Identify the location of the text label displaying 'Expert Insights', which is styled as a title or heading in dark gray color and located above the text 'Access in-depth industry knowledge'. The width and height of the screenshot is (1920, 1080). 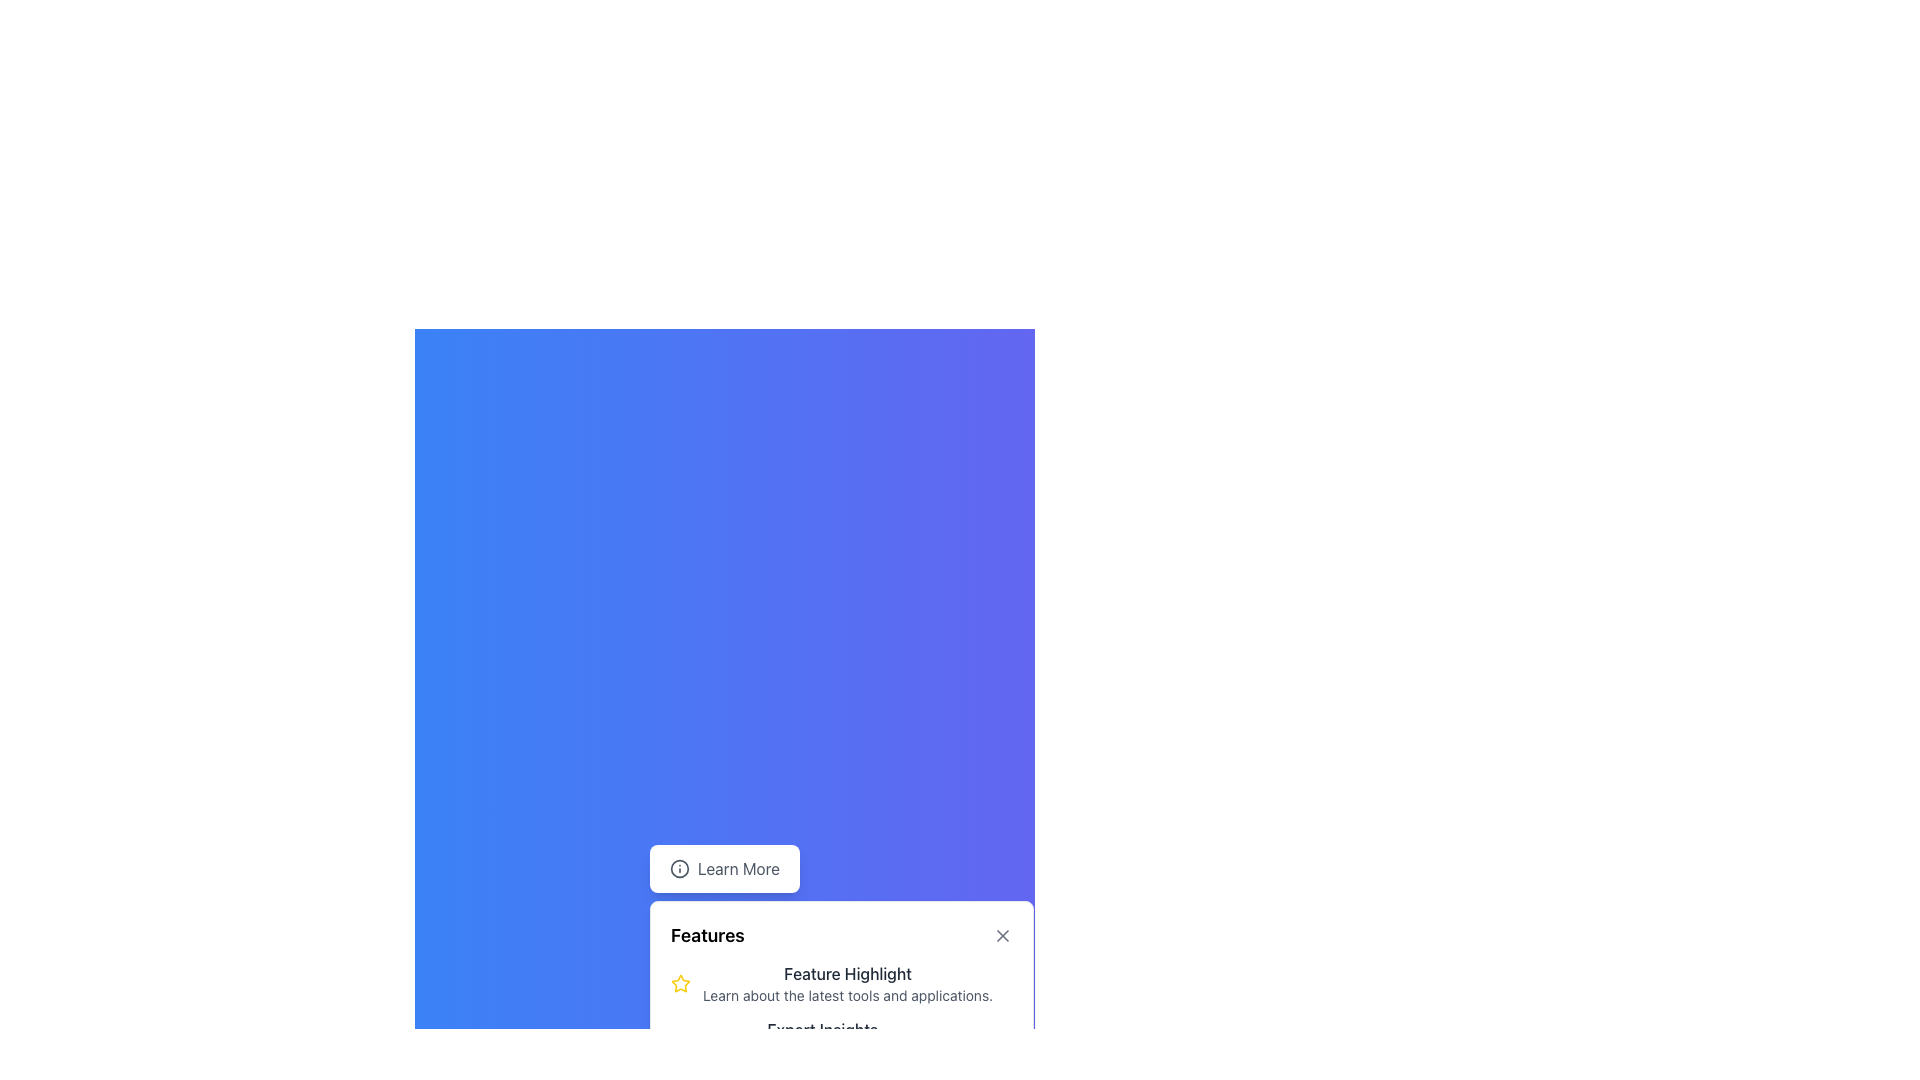
(822, 1029).